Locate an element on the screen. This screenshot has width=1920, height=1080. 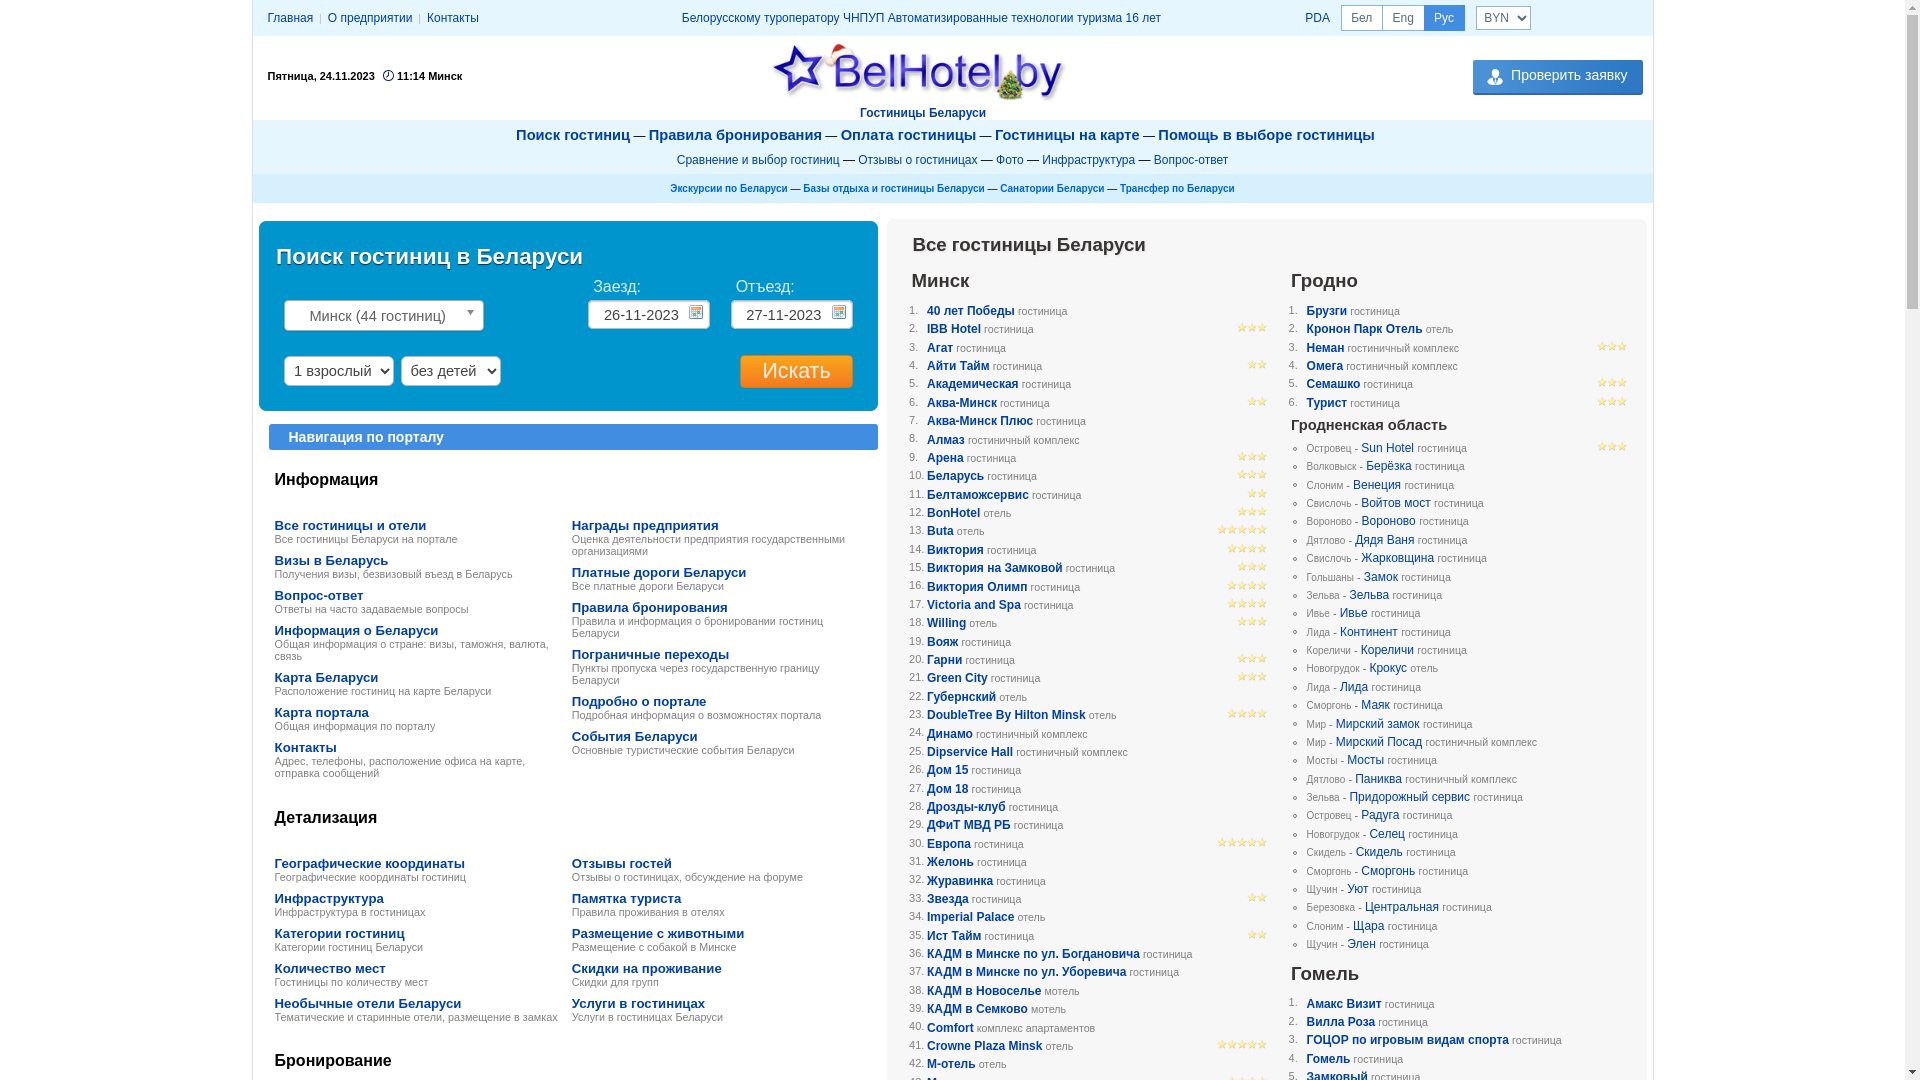
'Green City' is located at coordinates (956, 677).